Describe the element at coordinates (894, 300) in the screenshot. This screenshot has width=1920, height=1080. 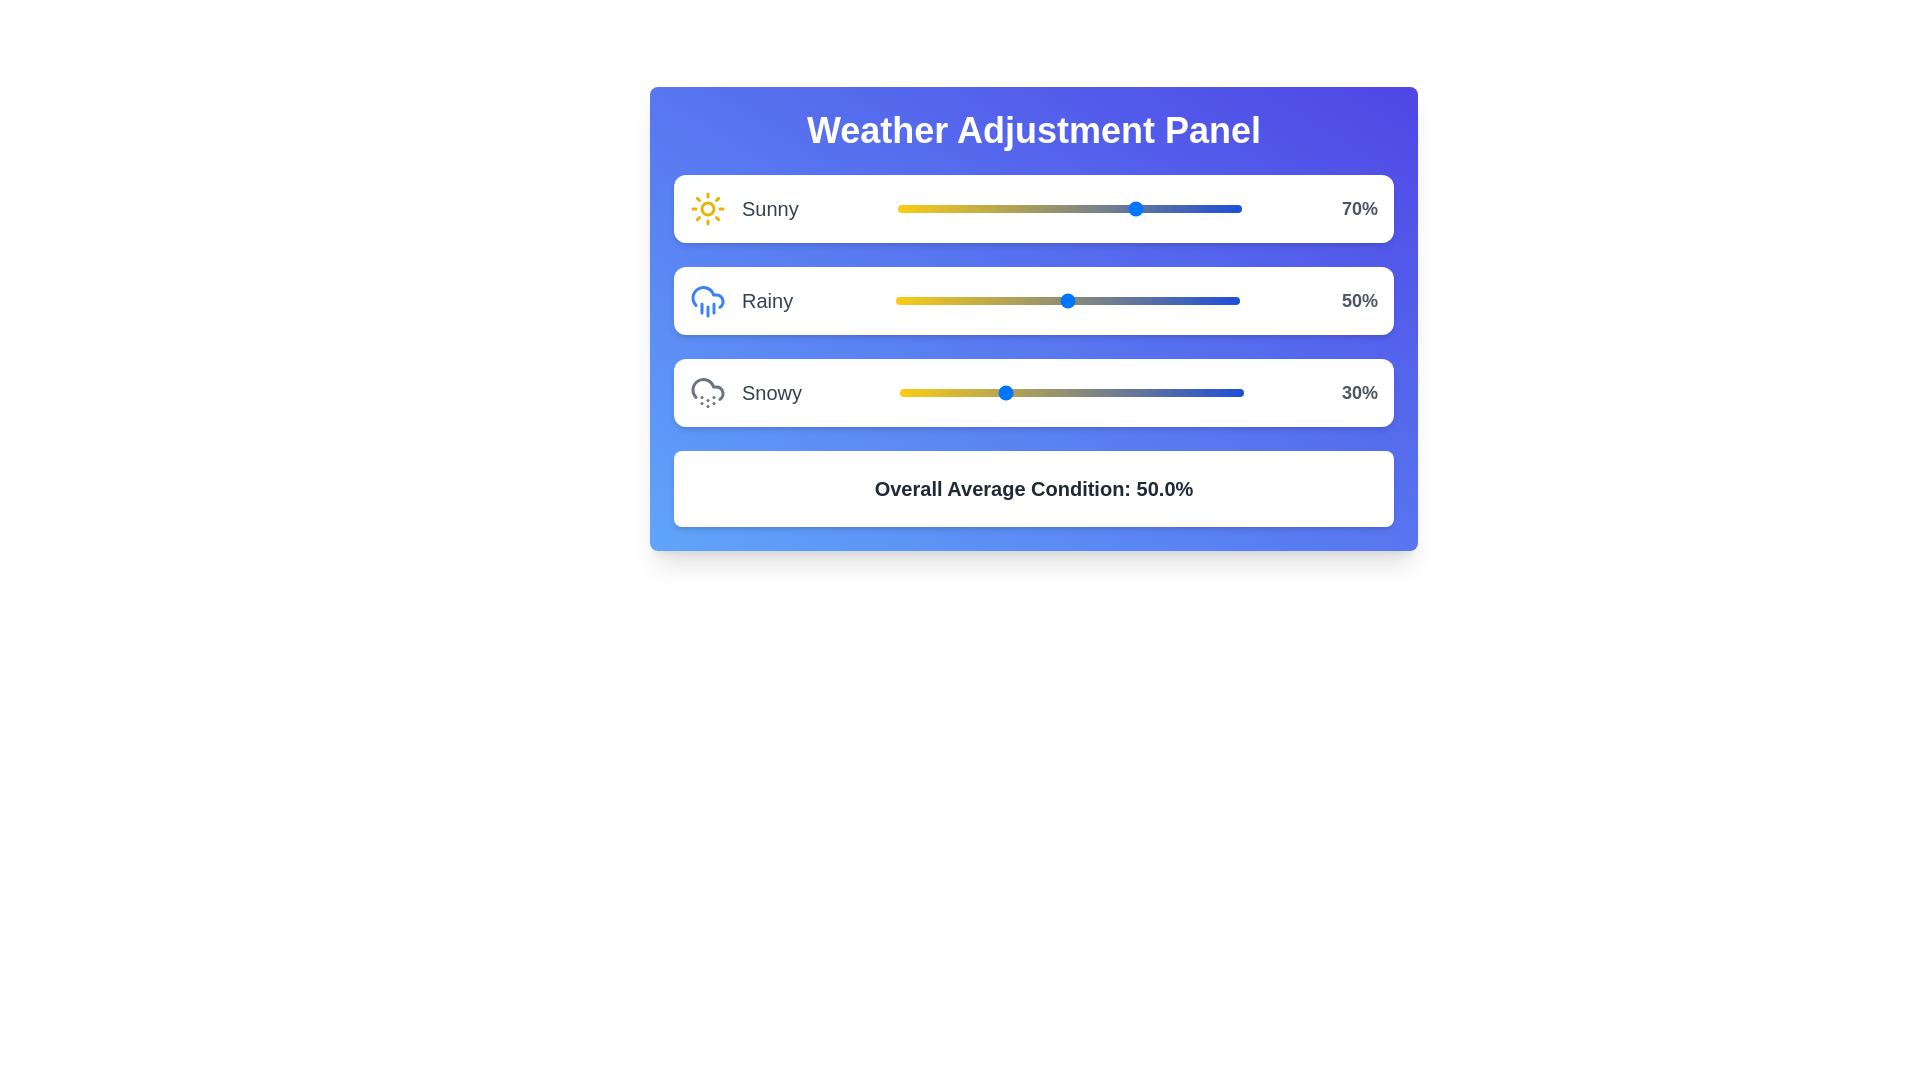
I see `the 'Rainy' slider` at that location.